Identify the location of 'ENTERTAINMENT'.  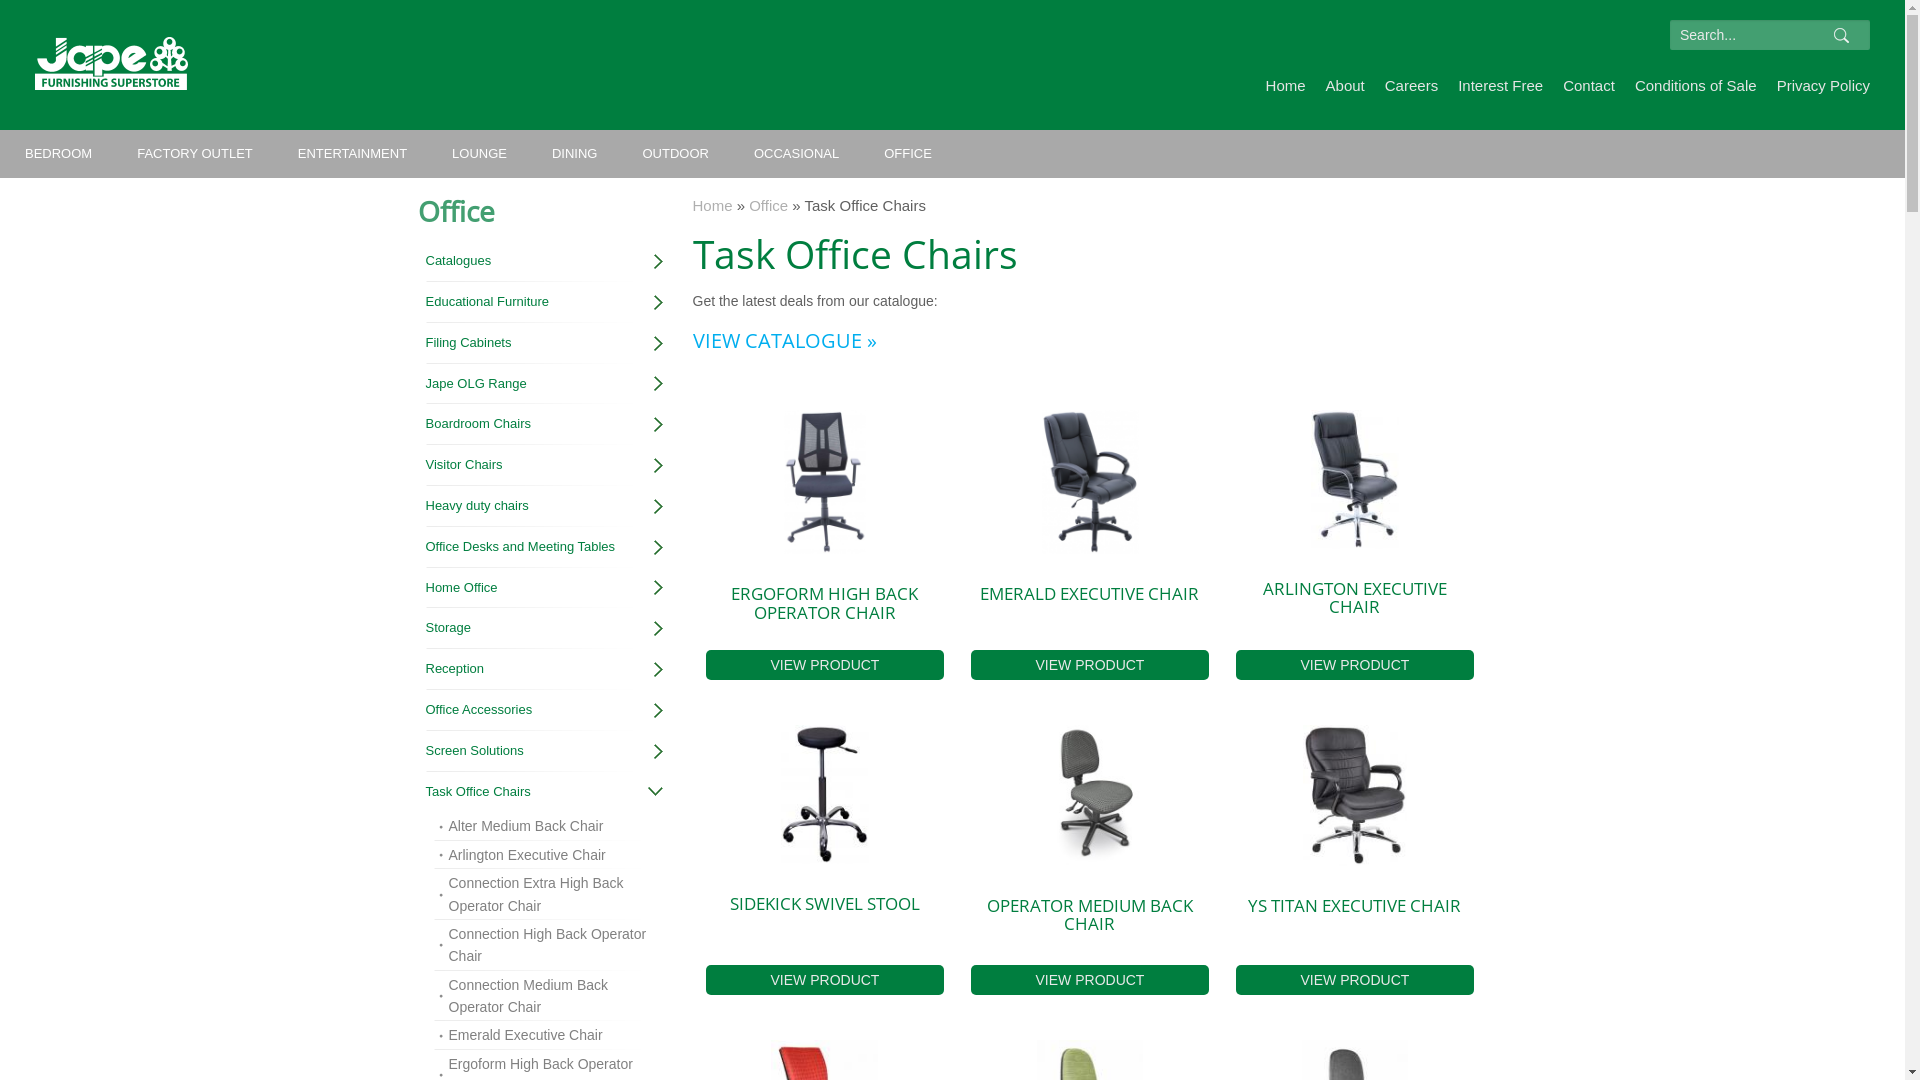
(352, 152).